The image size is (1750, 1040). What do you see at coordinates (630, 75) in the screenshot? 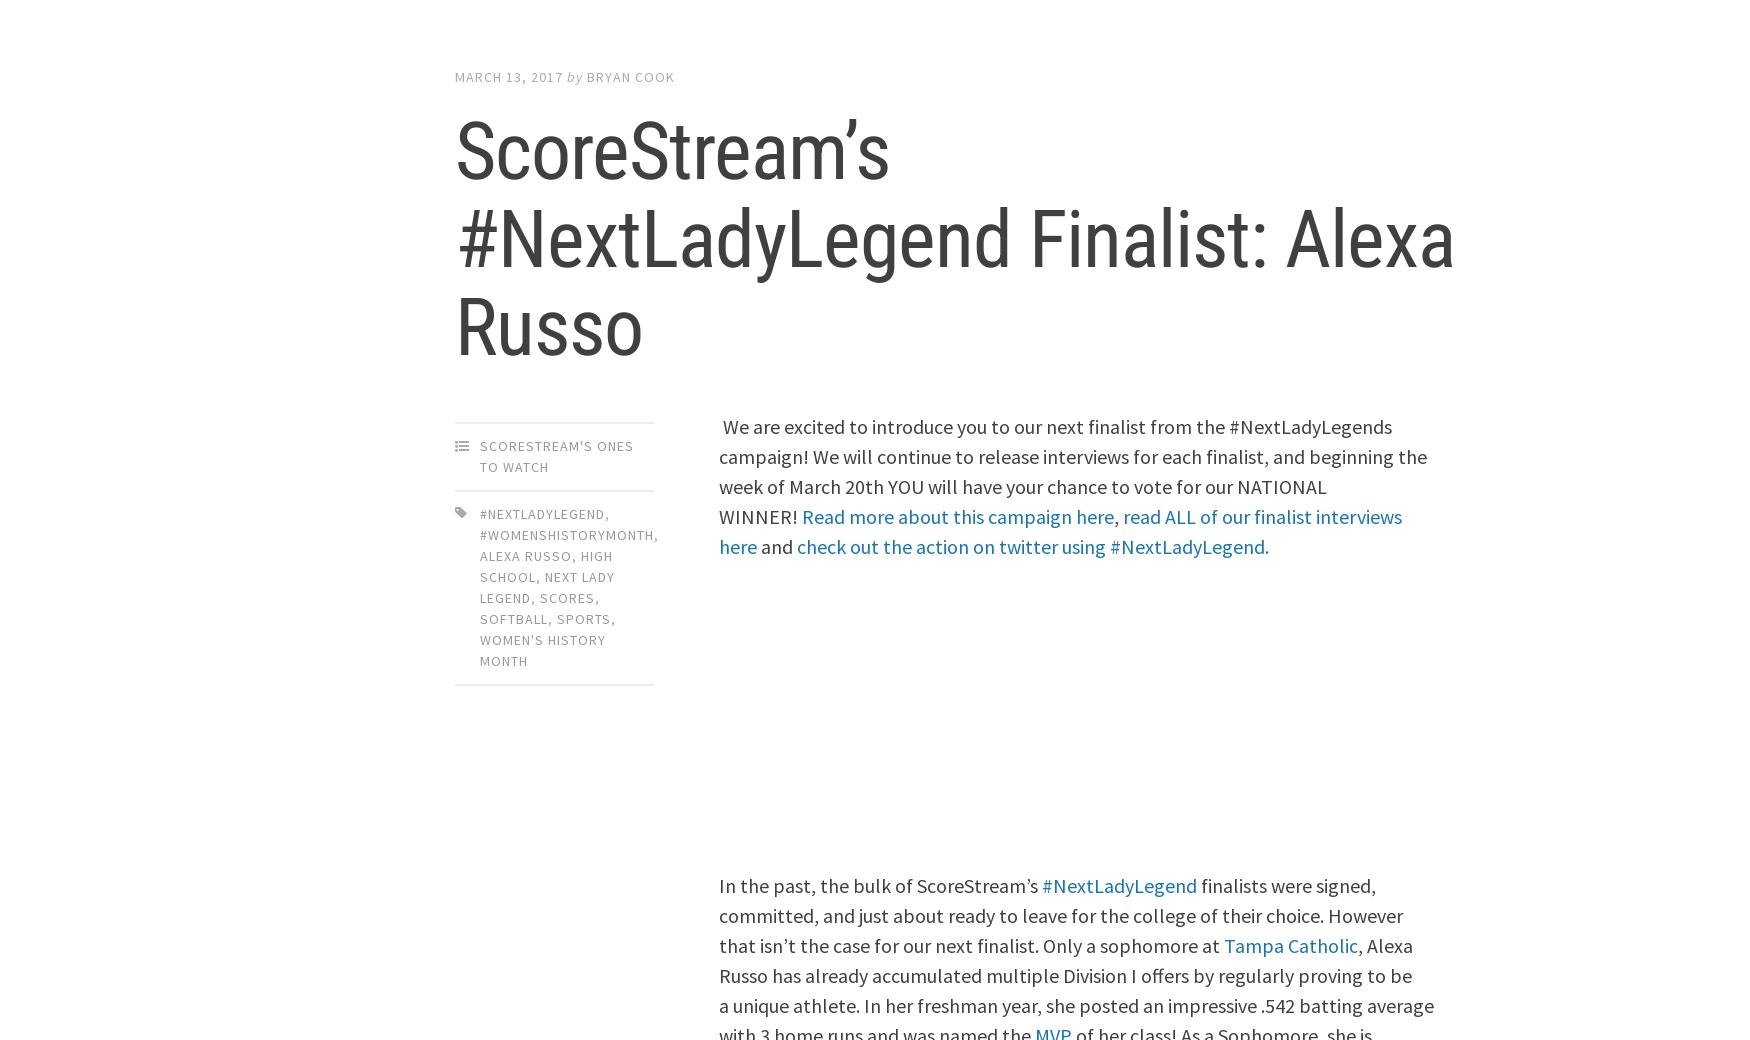
I see `'Bryan Cook'` at bounding box center [630, 75].